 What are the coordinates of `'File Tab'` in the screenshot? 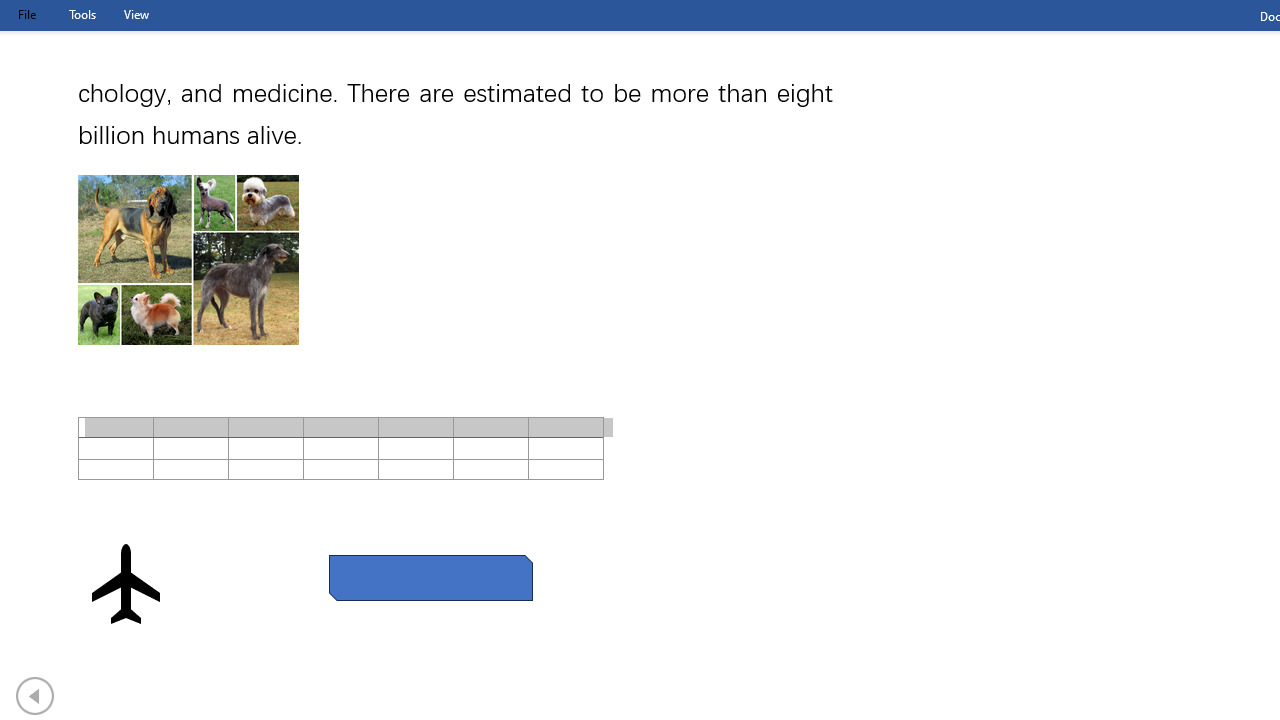 It's located at (26, 14).